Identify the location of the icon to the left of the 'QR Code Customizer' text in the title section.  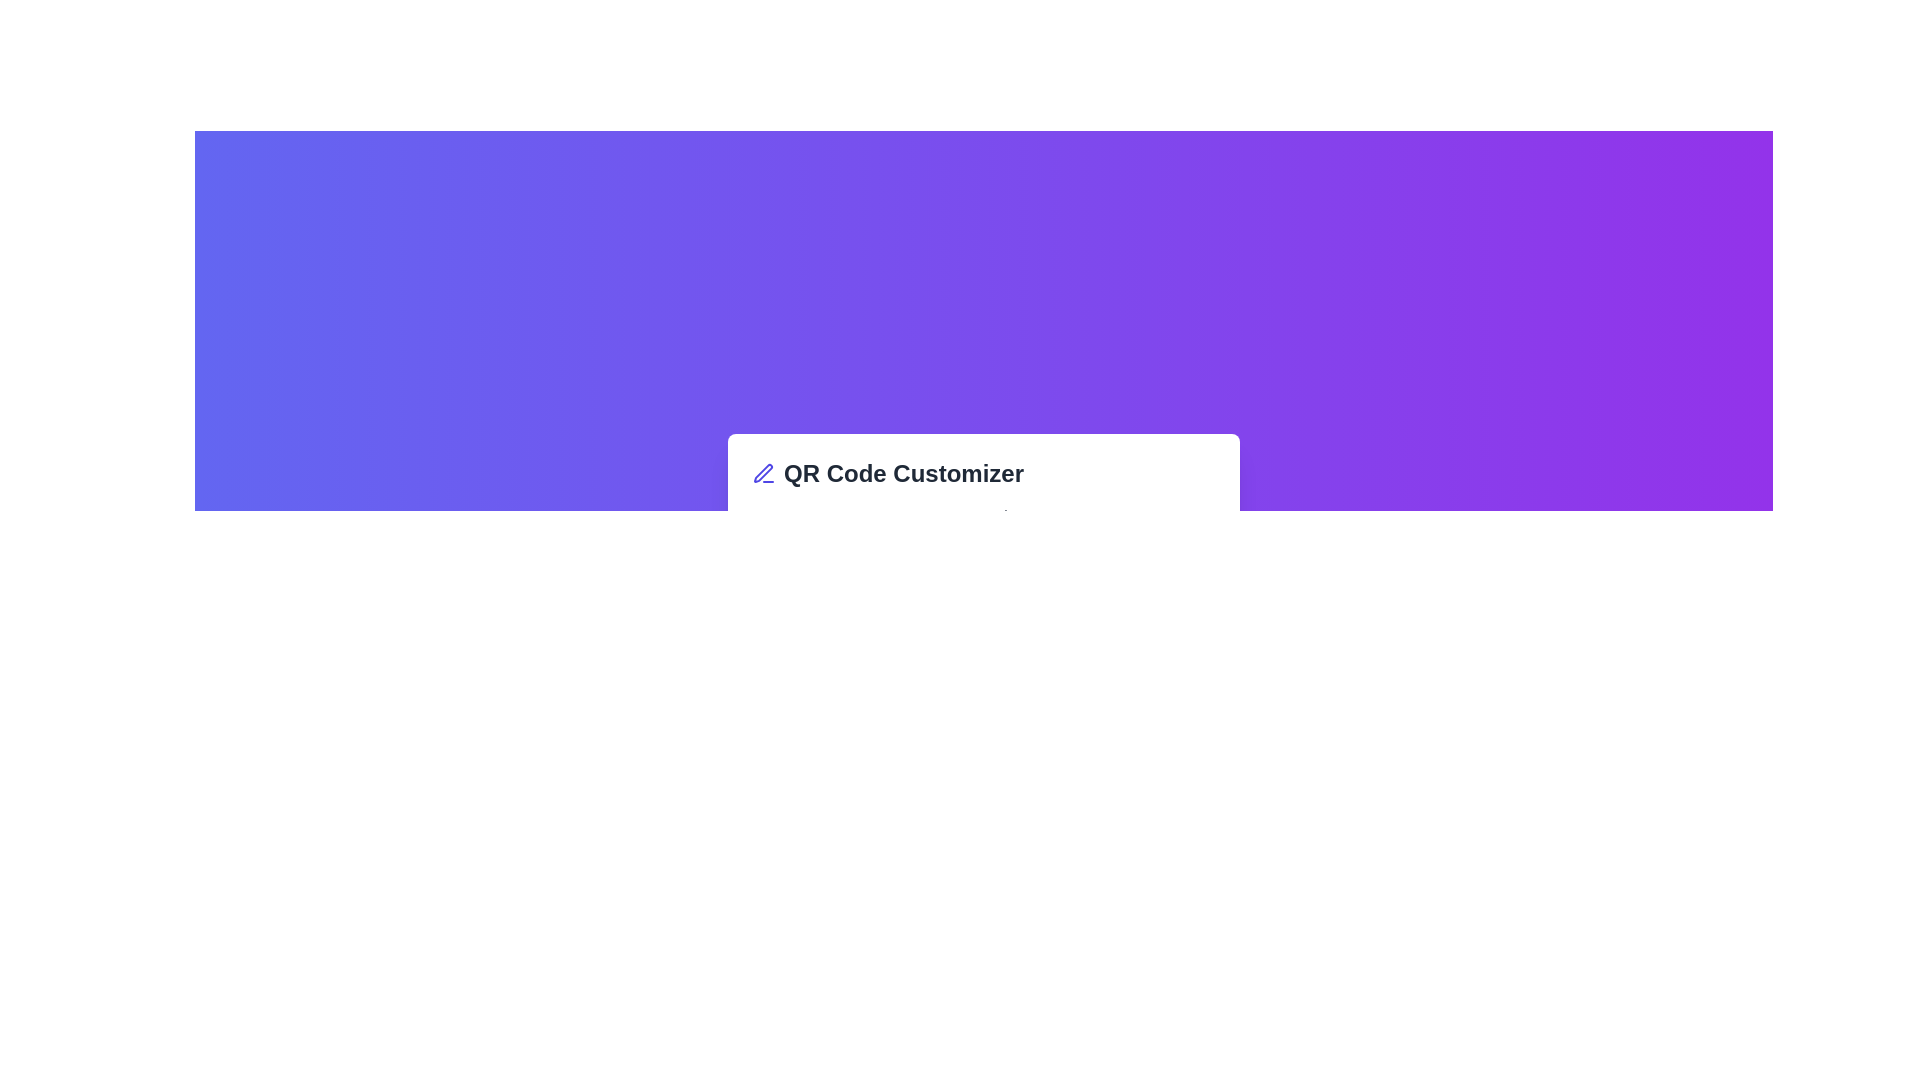
(762, 474).